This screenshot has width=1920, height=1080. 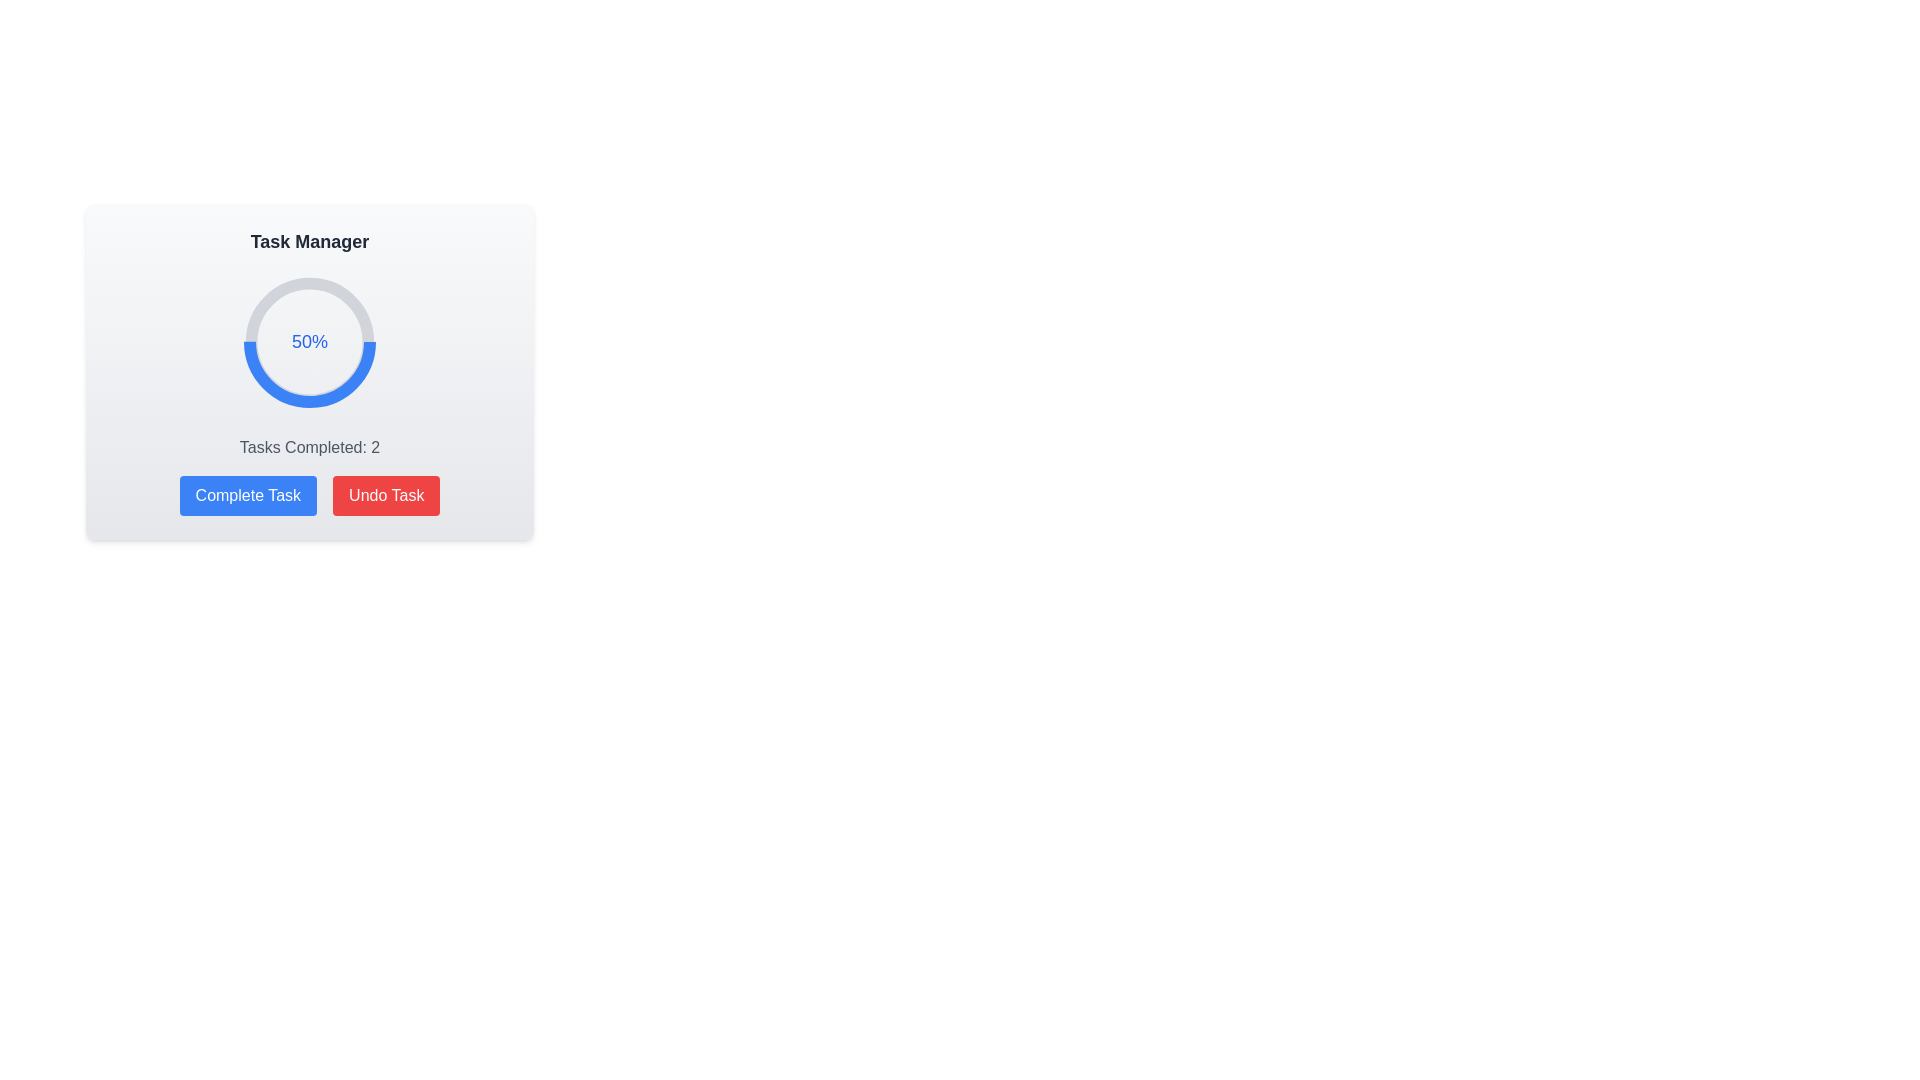 What do you see at coordinates (247, 495) in the screenshot?
I see `the 'Mark as Completed' button located in the bottom left section of the Task Manager interface to mark a task as completed` at bounding box center [247, 495].